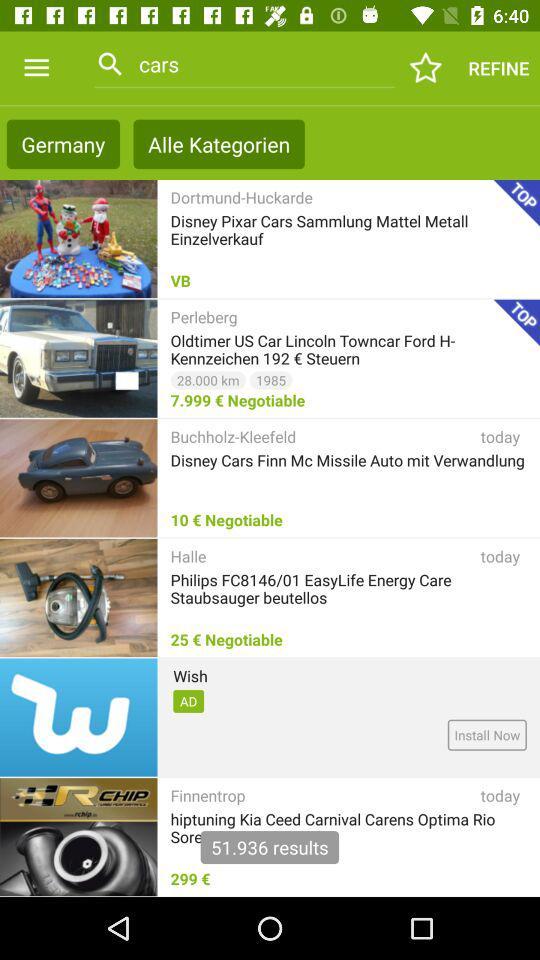 The width and height of the screenshot is (540, 960). I want to click on install now item, so click(486, 734).